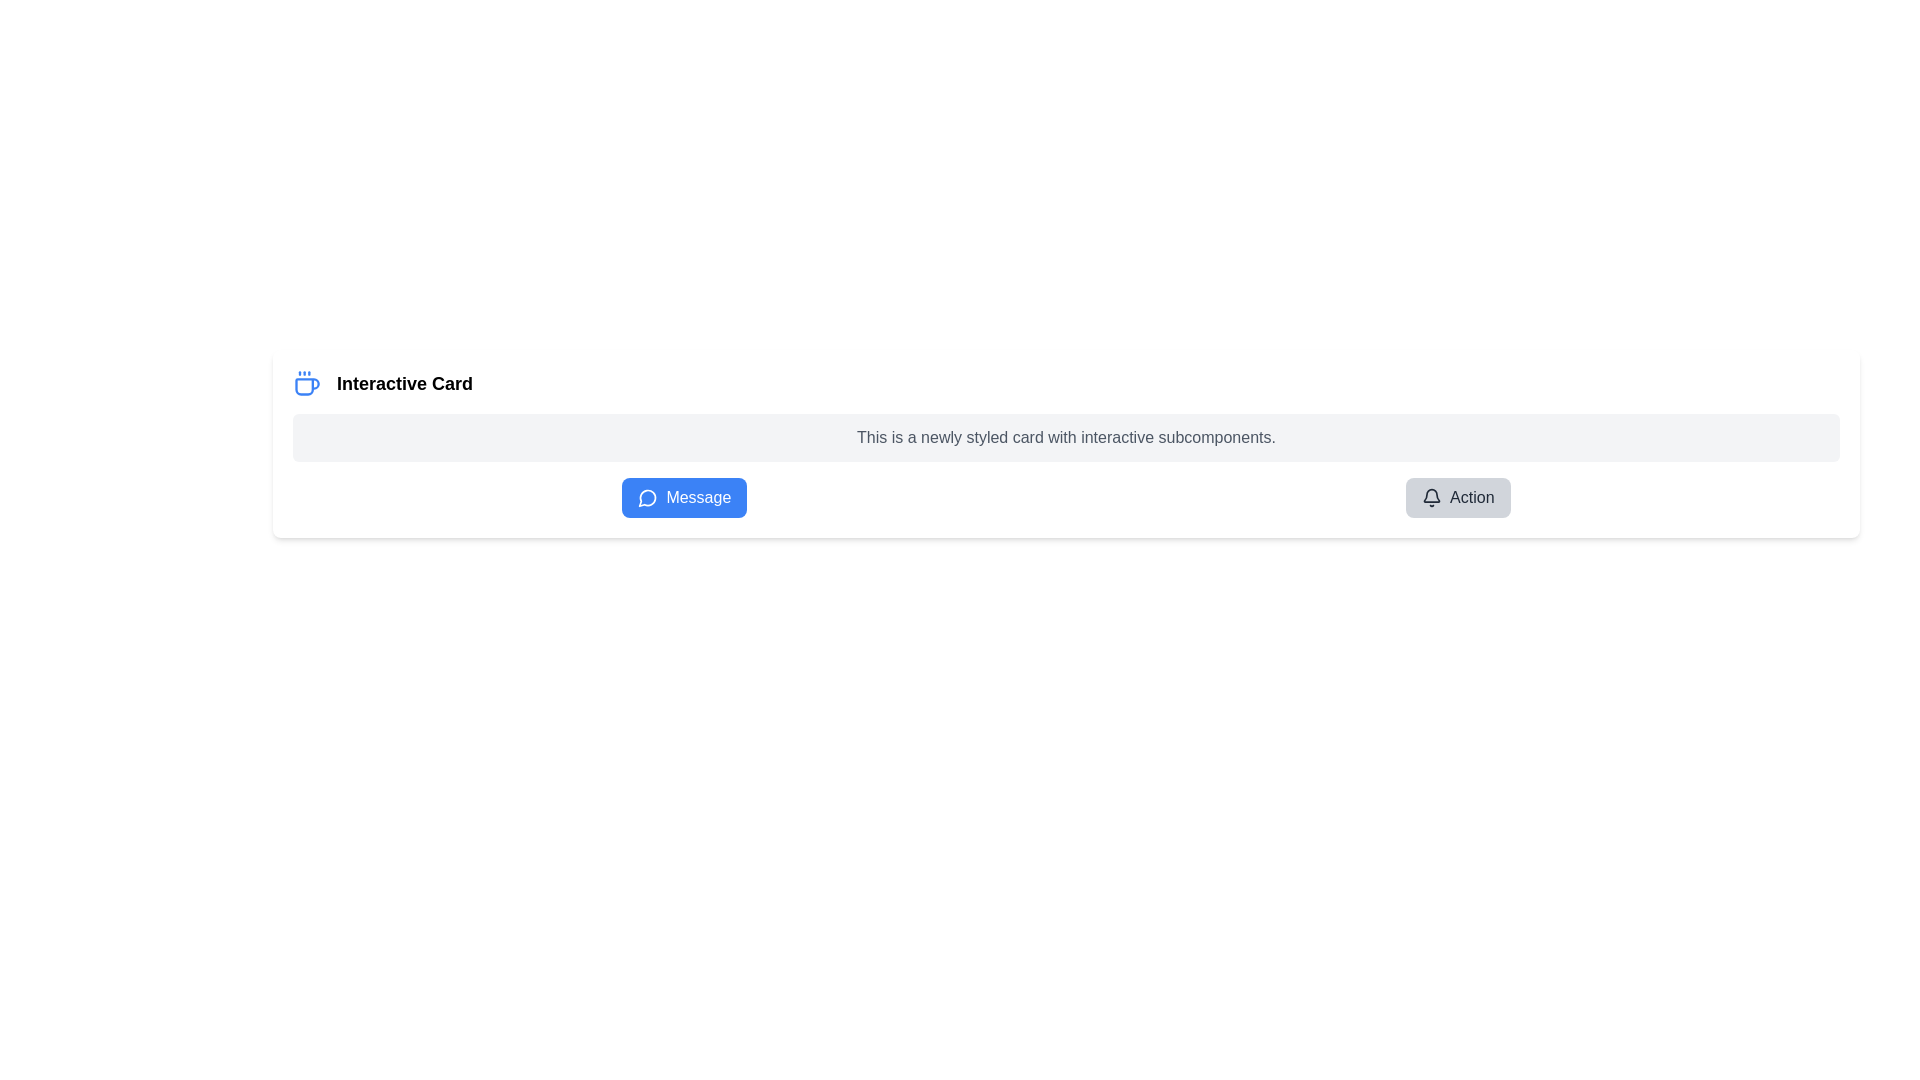  Describe the element at coordinates (684, 496) in the screenshot. I see `the button with rounded corners, blue background, and white text reading 'Message'` at that location.